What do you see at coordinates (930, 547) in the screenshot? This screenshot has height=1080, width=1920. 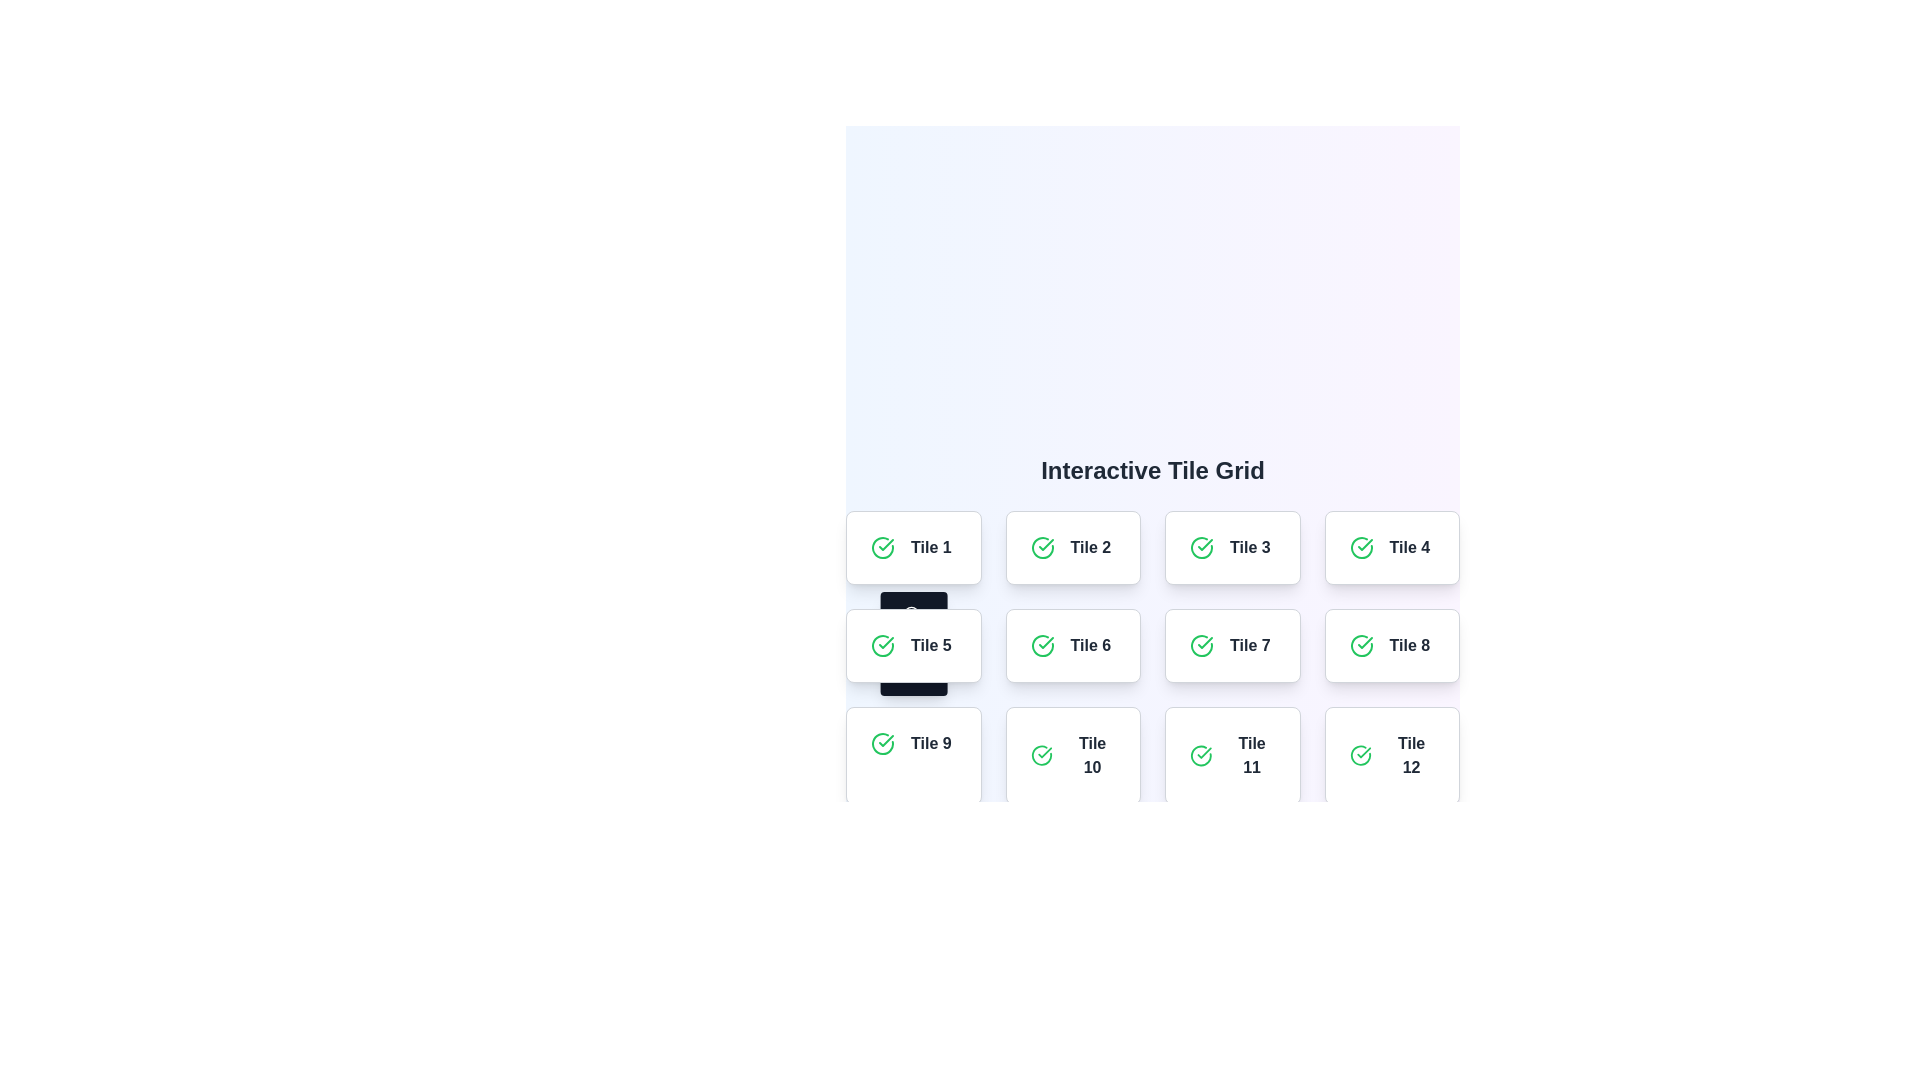 I see `text of the 'Tile 1' label located at the top-left corner of the tile grid, which is displayed in bold black font` at bounding box center [930, 547].